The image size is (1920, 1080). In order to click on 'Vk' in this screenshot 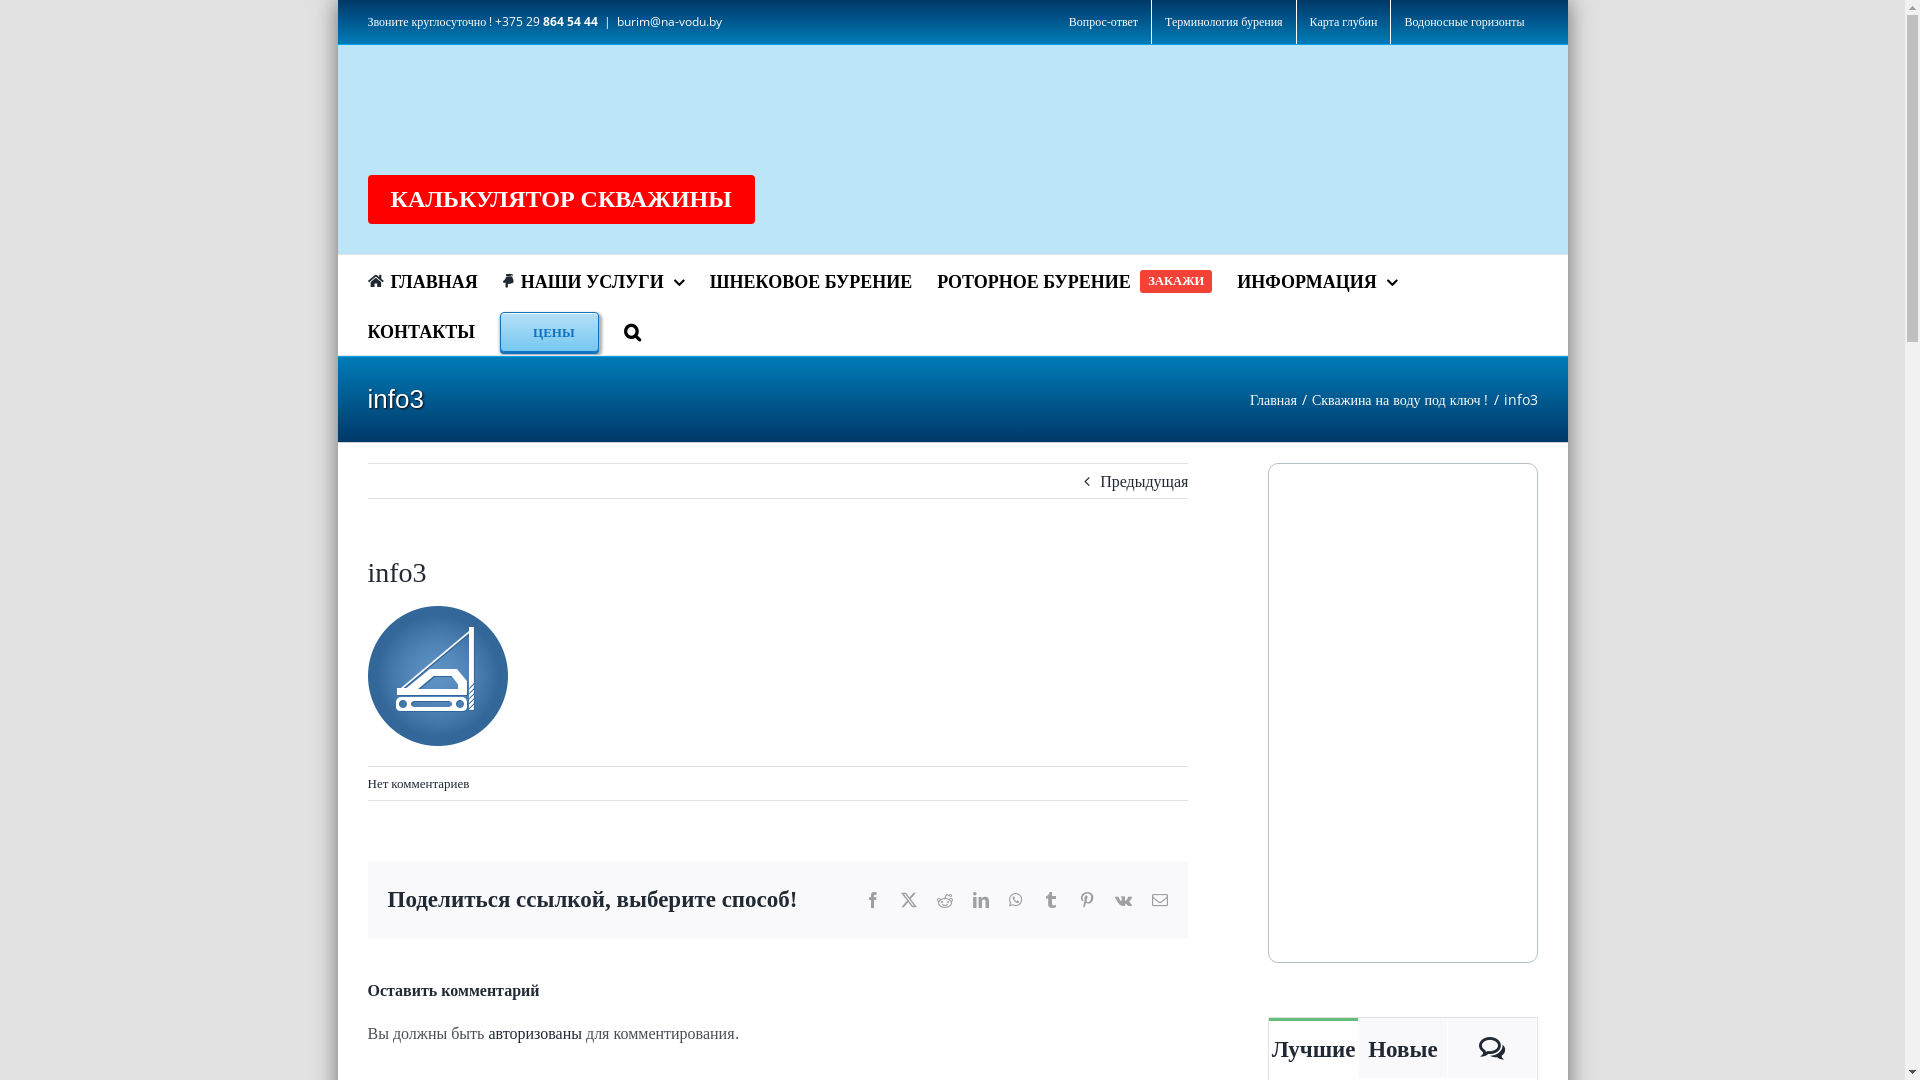, I will do `click(1123, 898)`.